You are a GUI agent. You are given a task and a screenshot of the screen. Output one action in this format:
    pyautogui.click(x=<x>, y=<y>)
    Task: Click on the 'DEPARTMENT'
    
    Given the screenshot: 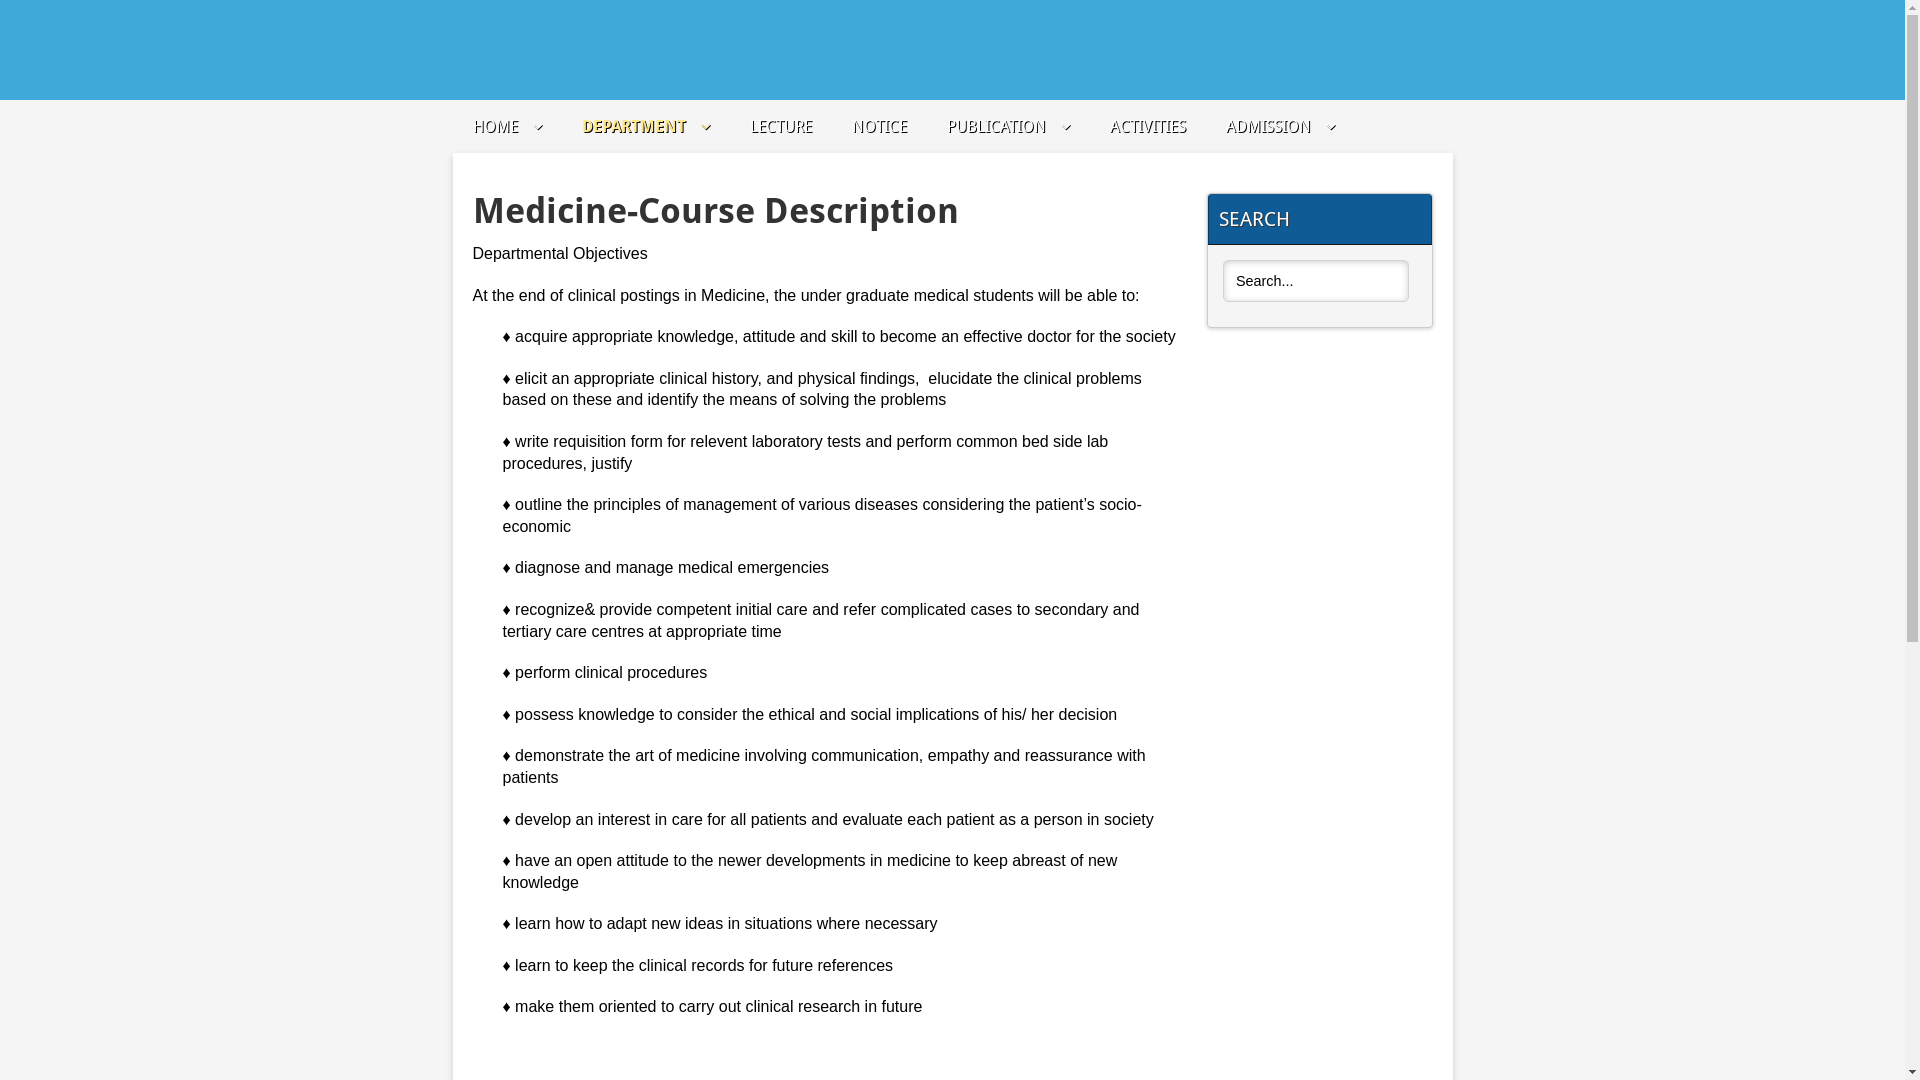 What is the action you would take?
    pyautogui.click(x=580, y=126)
    